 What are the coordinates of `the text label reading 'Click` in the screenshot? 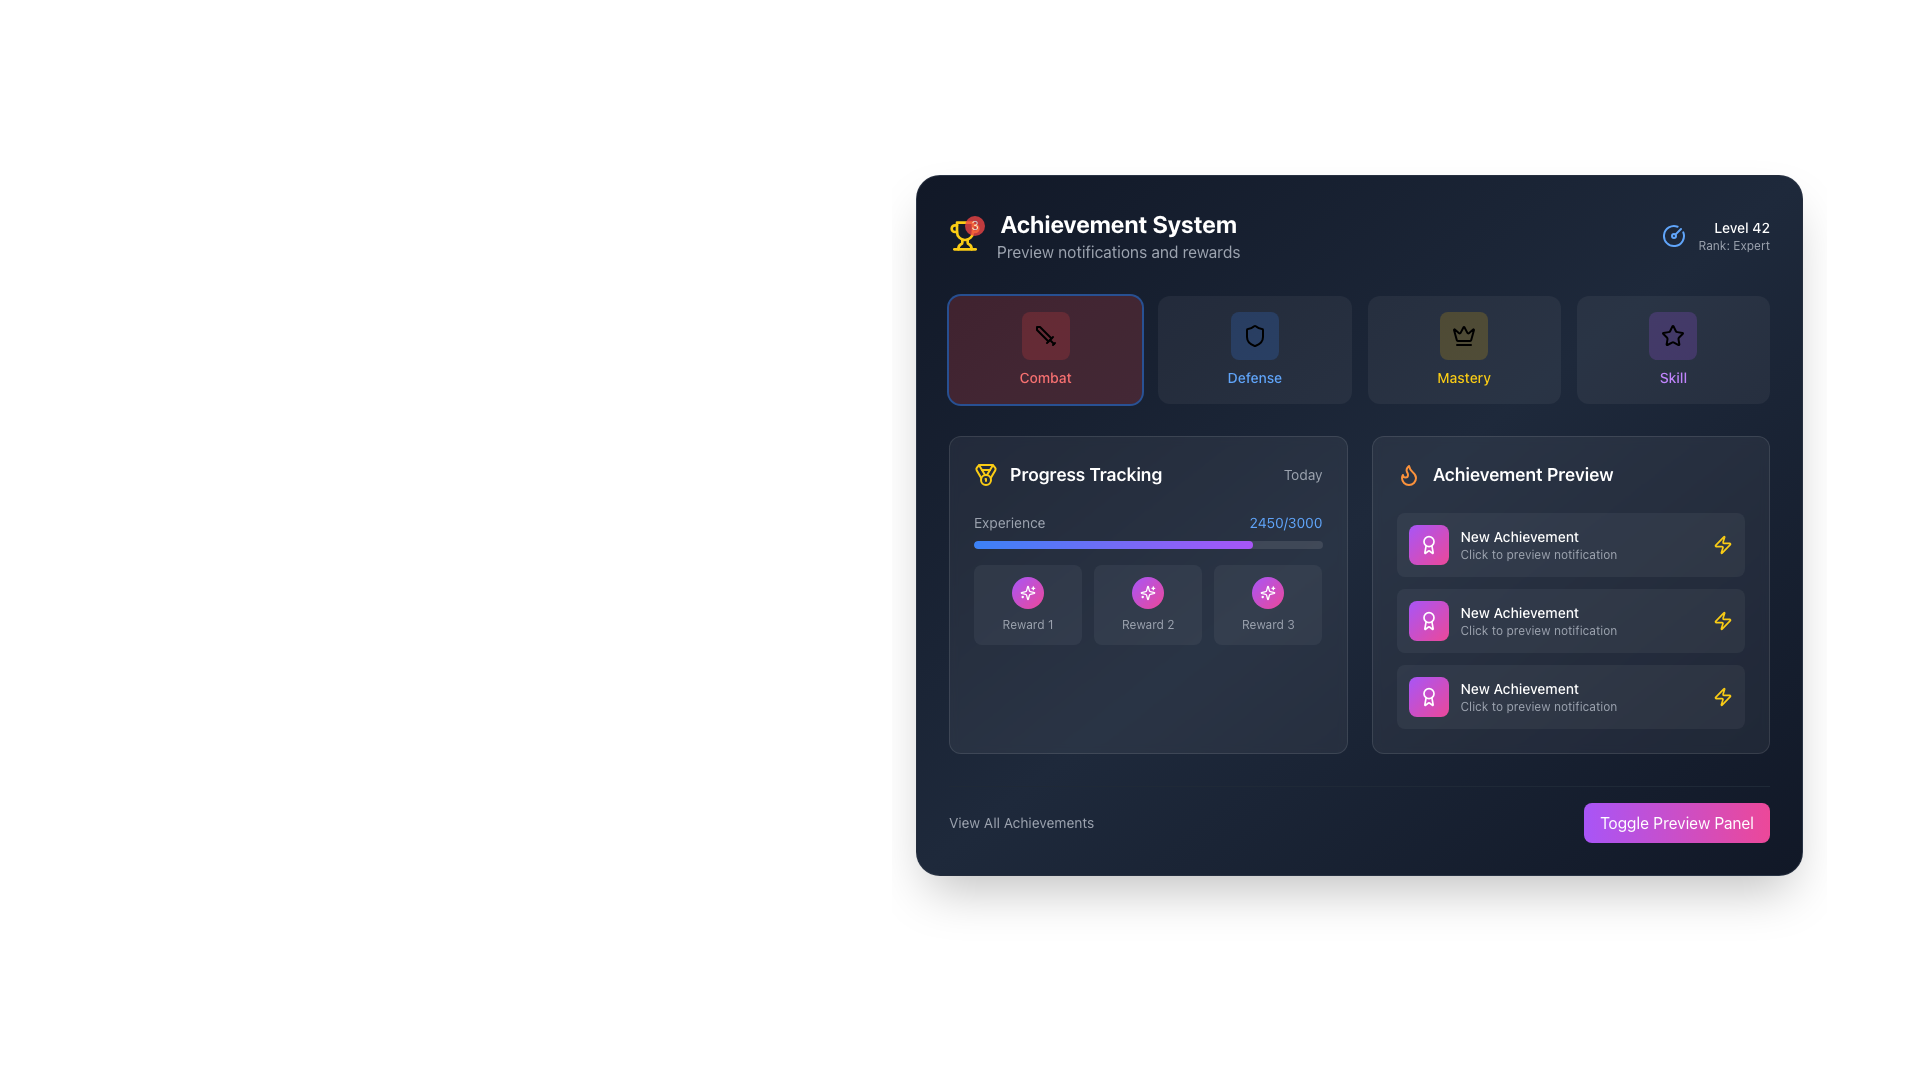 It's located at (1579, 705).